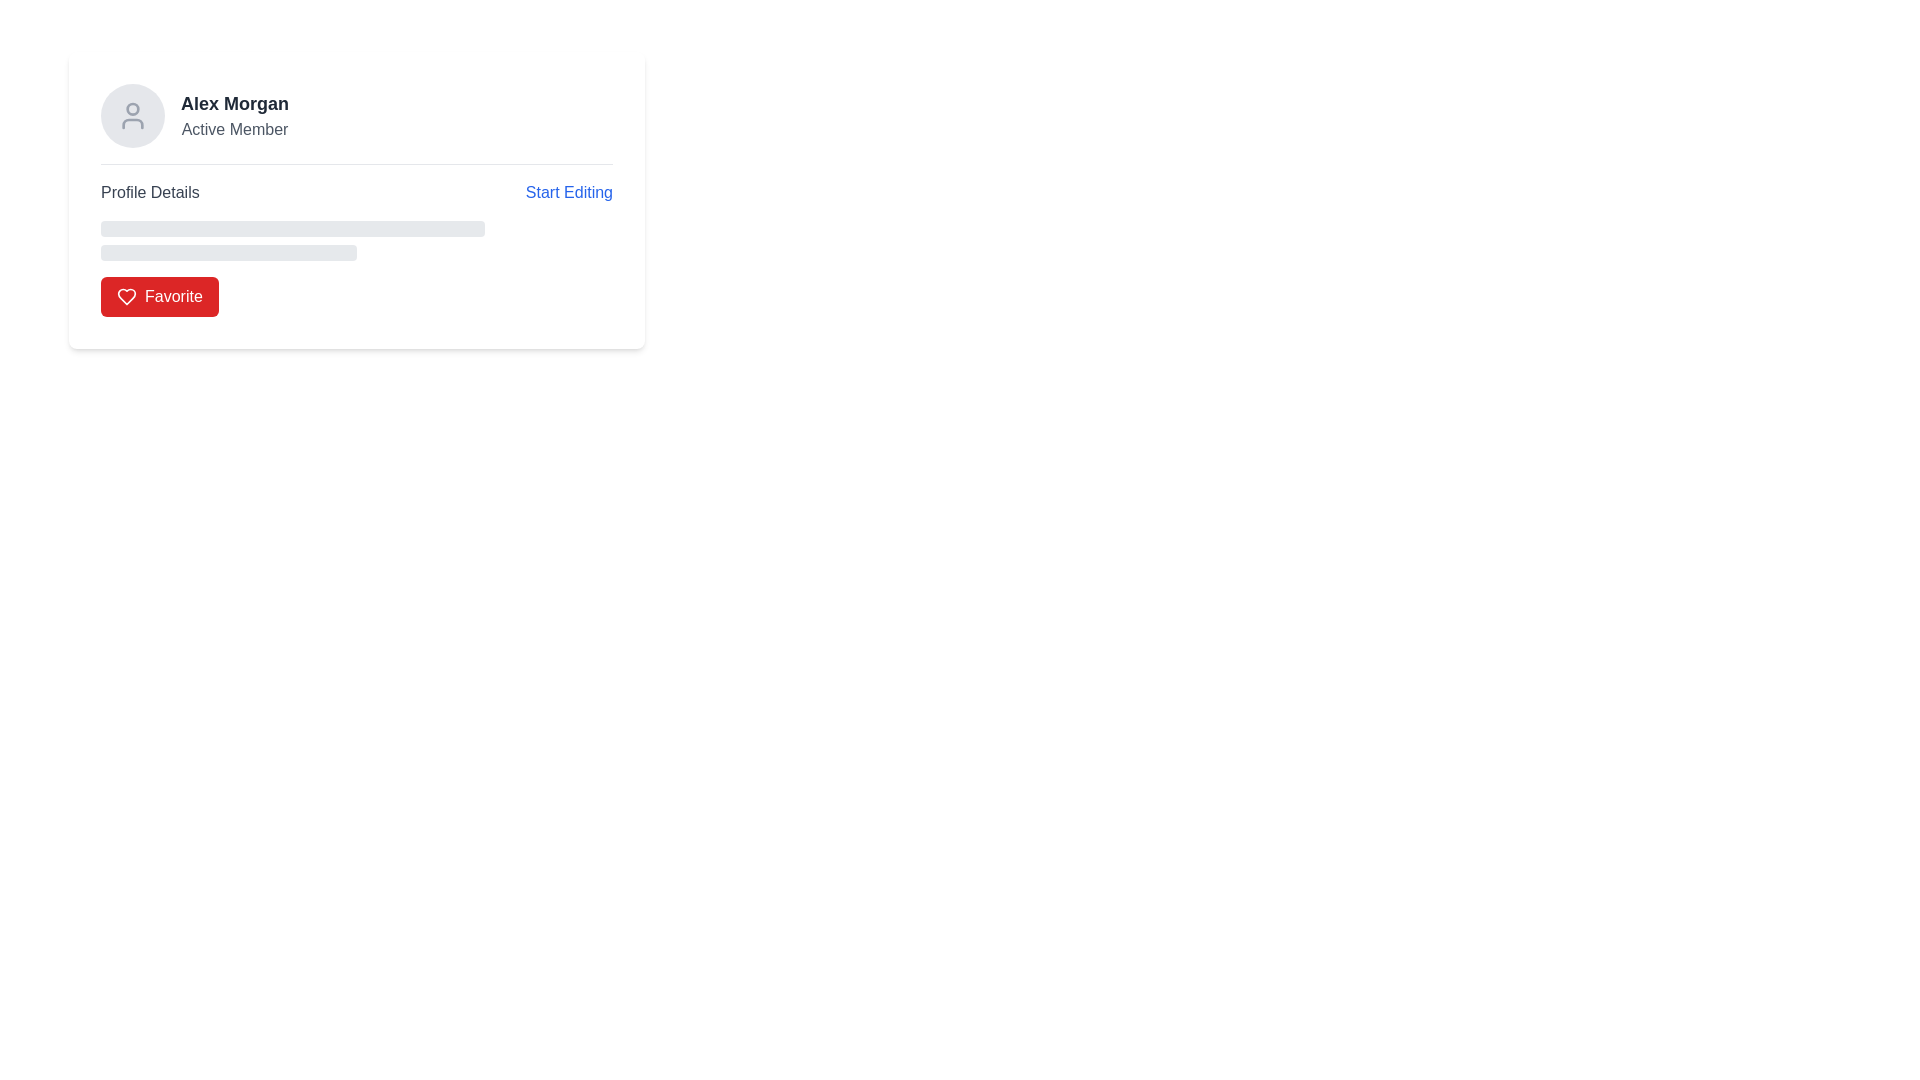  Describe the element at coordinates (132, 115) in the screenshot. I see `the user profile silhouette icon within the circular frame, located at the top-left of the user profile card` at that location.